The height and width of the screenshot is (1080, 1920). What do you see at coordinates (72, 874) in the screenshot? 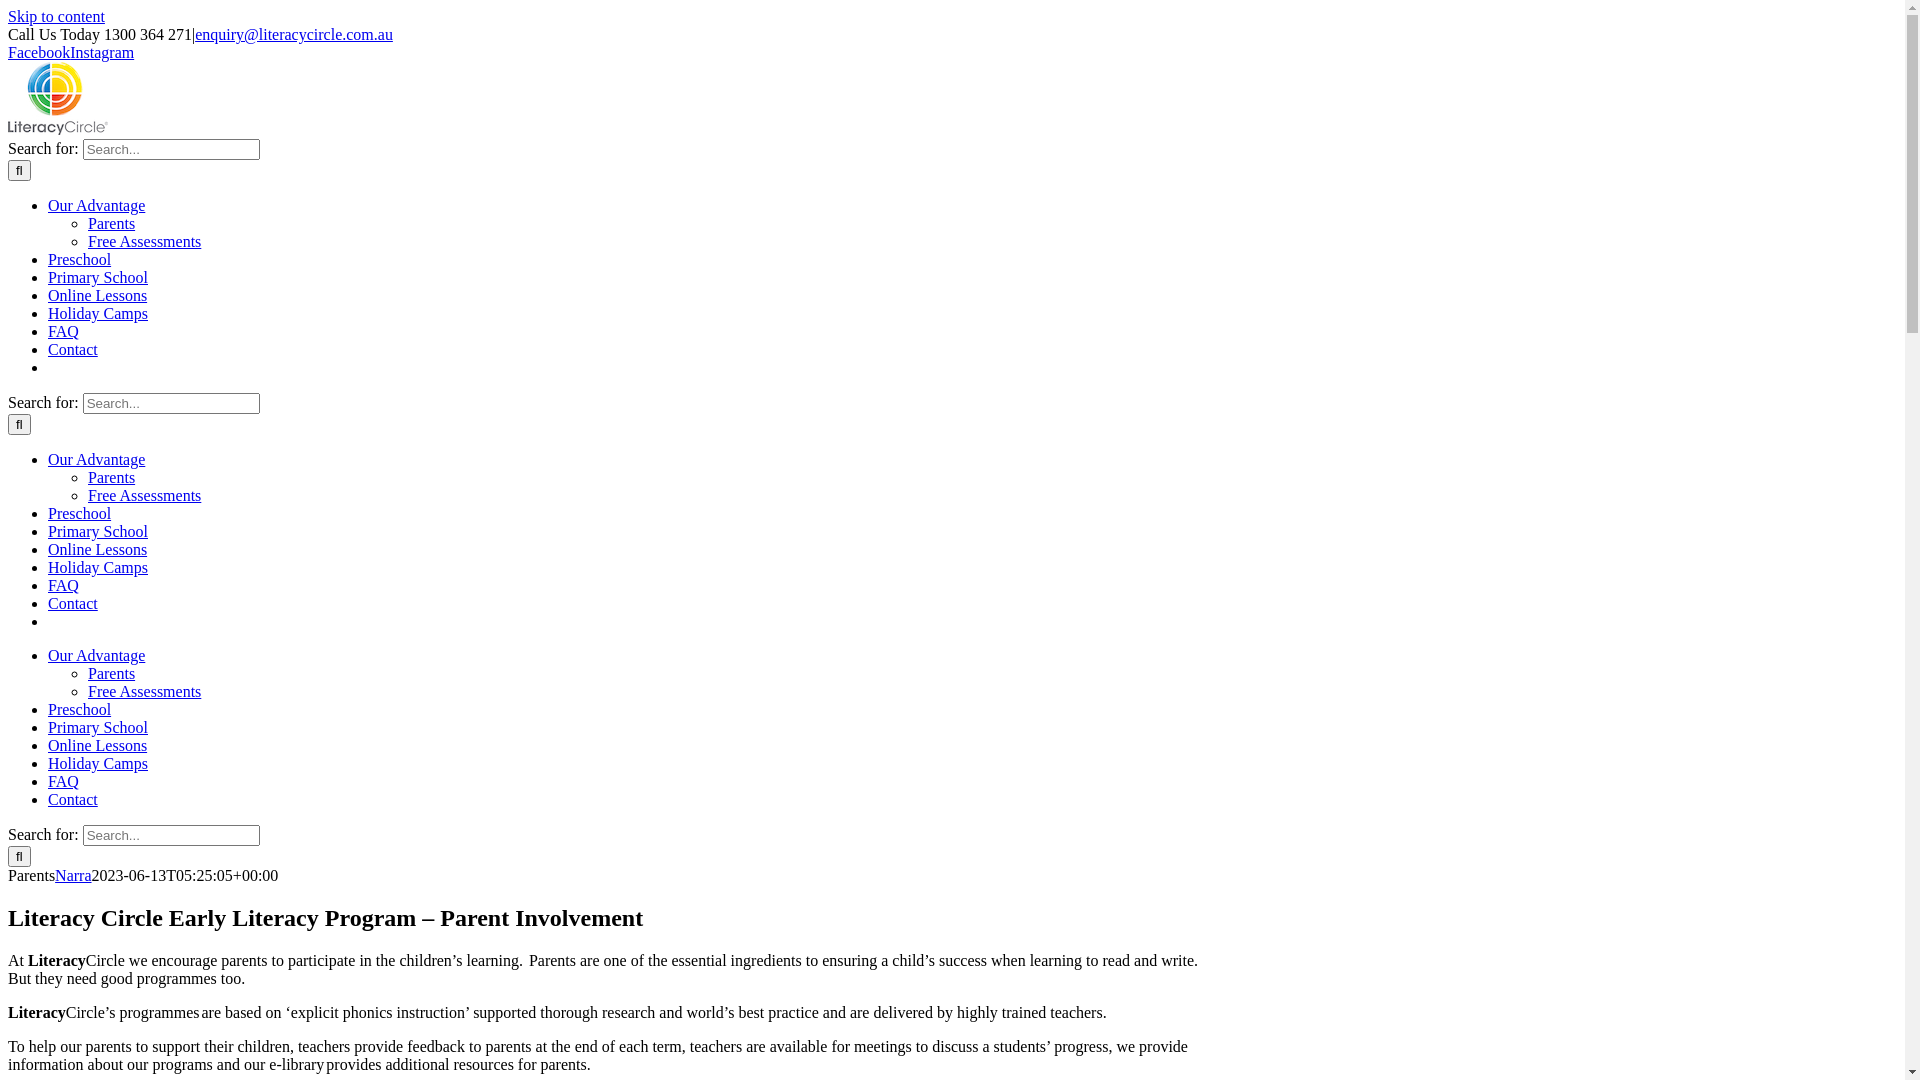
I see `'Narra'` at bounding box center [72, 874].